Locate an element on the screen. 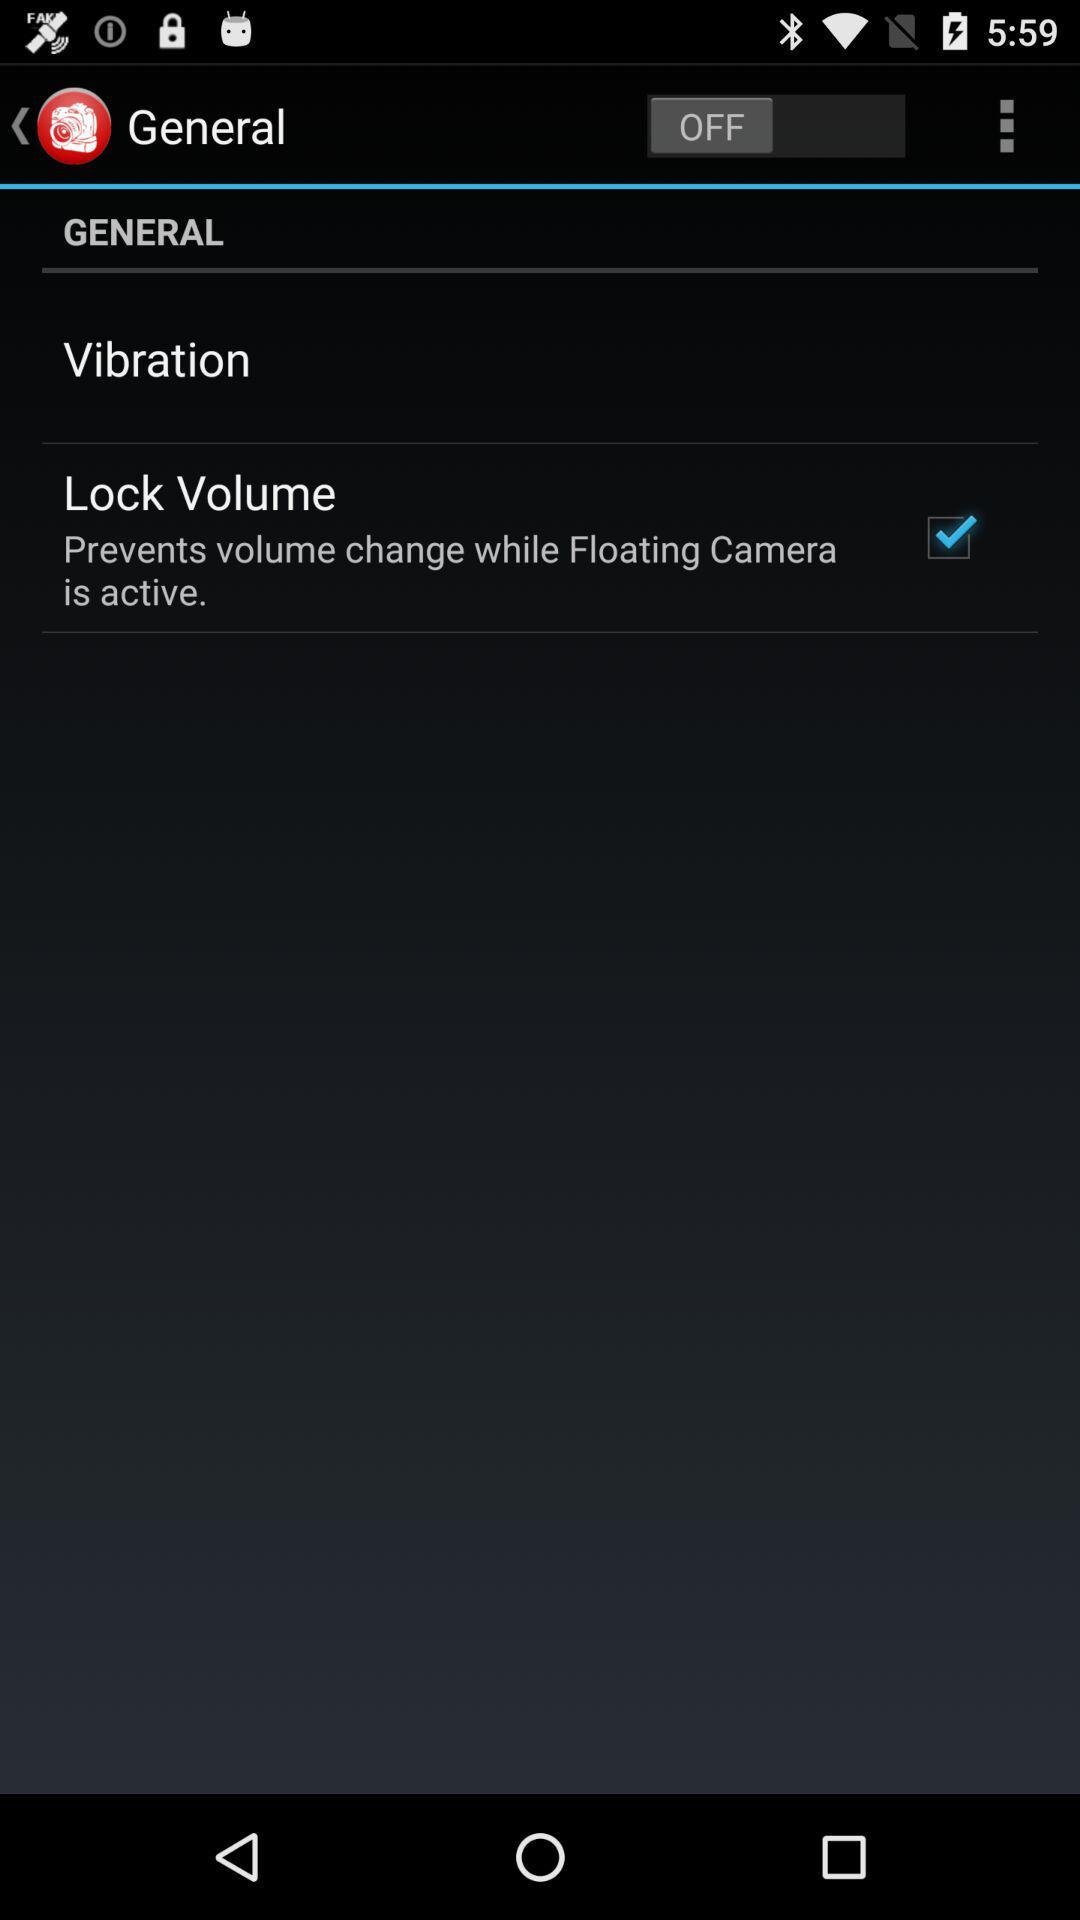 The height and width of the screenshot is (1920, 1080). the prevents volume change icon is located at coordinates (463, 568).